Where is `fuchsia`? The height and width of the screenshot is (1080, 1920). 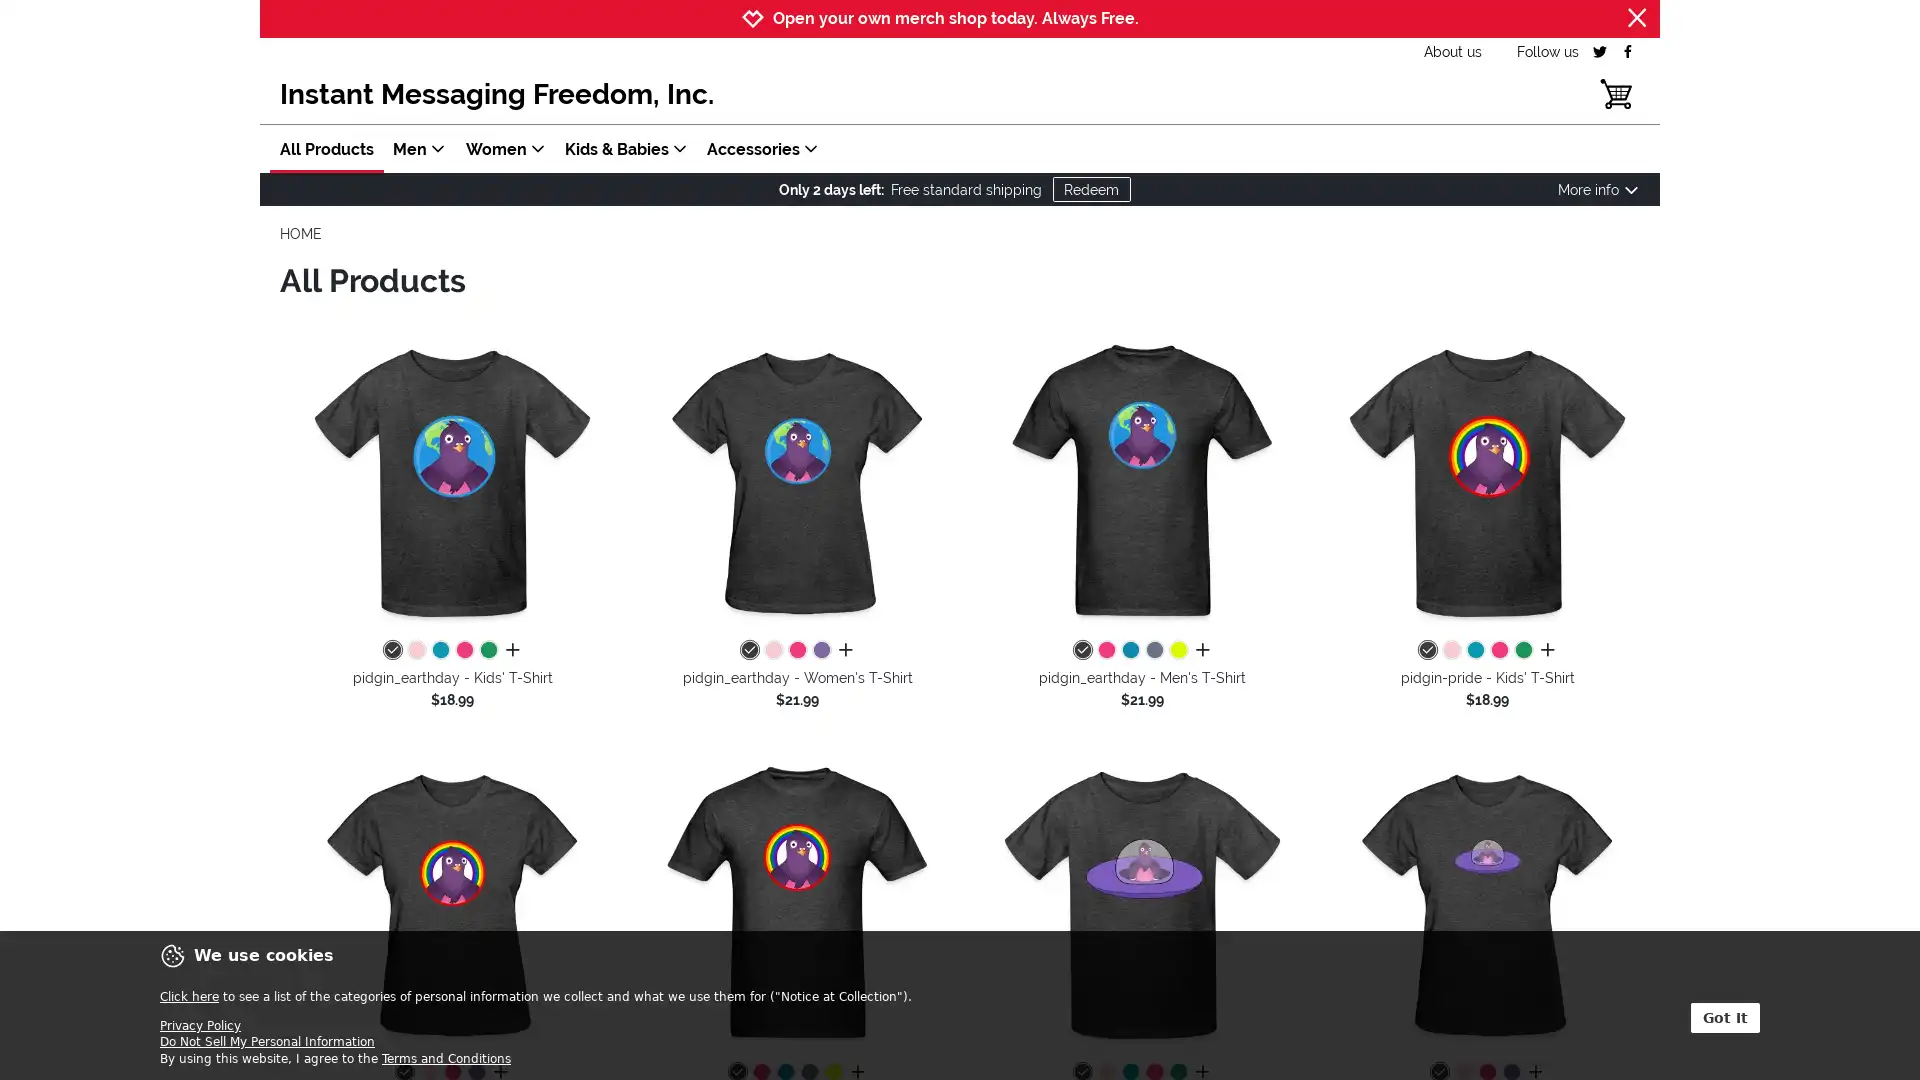
fuchsia is located at coordinates (1498, 651).